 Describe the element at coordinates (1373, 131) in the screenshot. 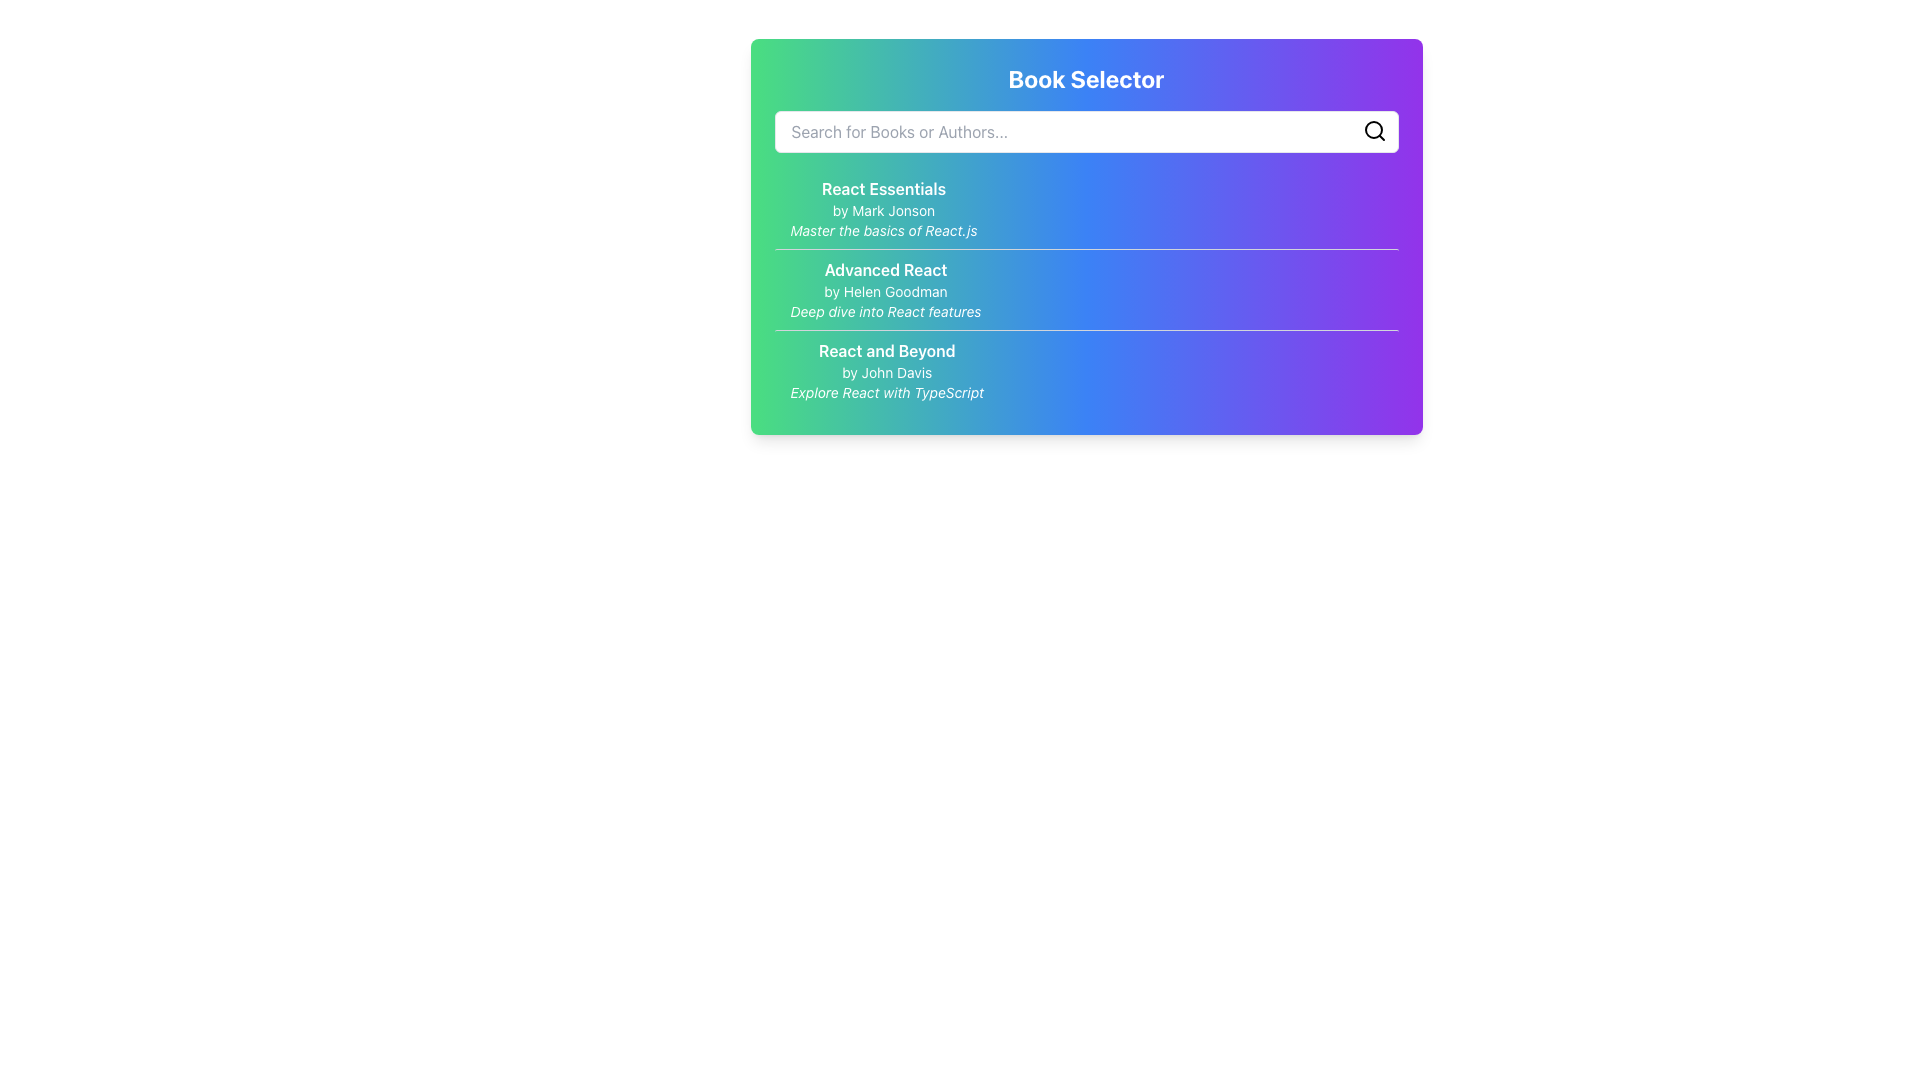

I see `the small black magnifying glass icon used for search functionality located in the top-right corner of the text input field below the 'Book Selector' heading` at that location.